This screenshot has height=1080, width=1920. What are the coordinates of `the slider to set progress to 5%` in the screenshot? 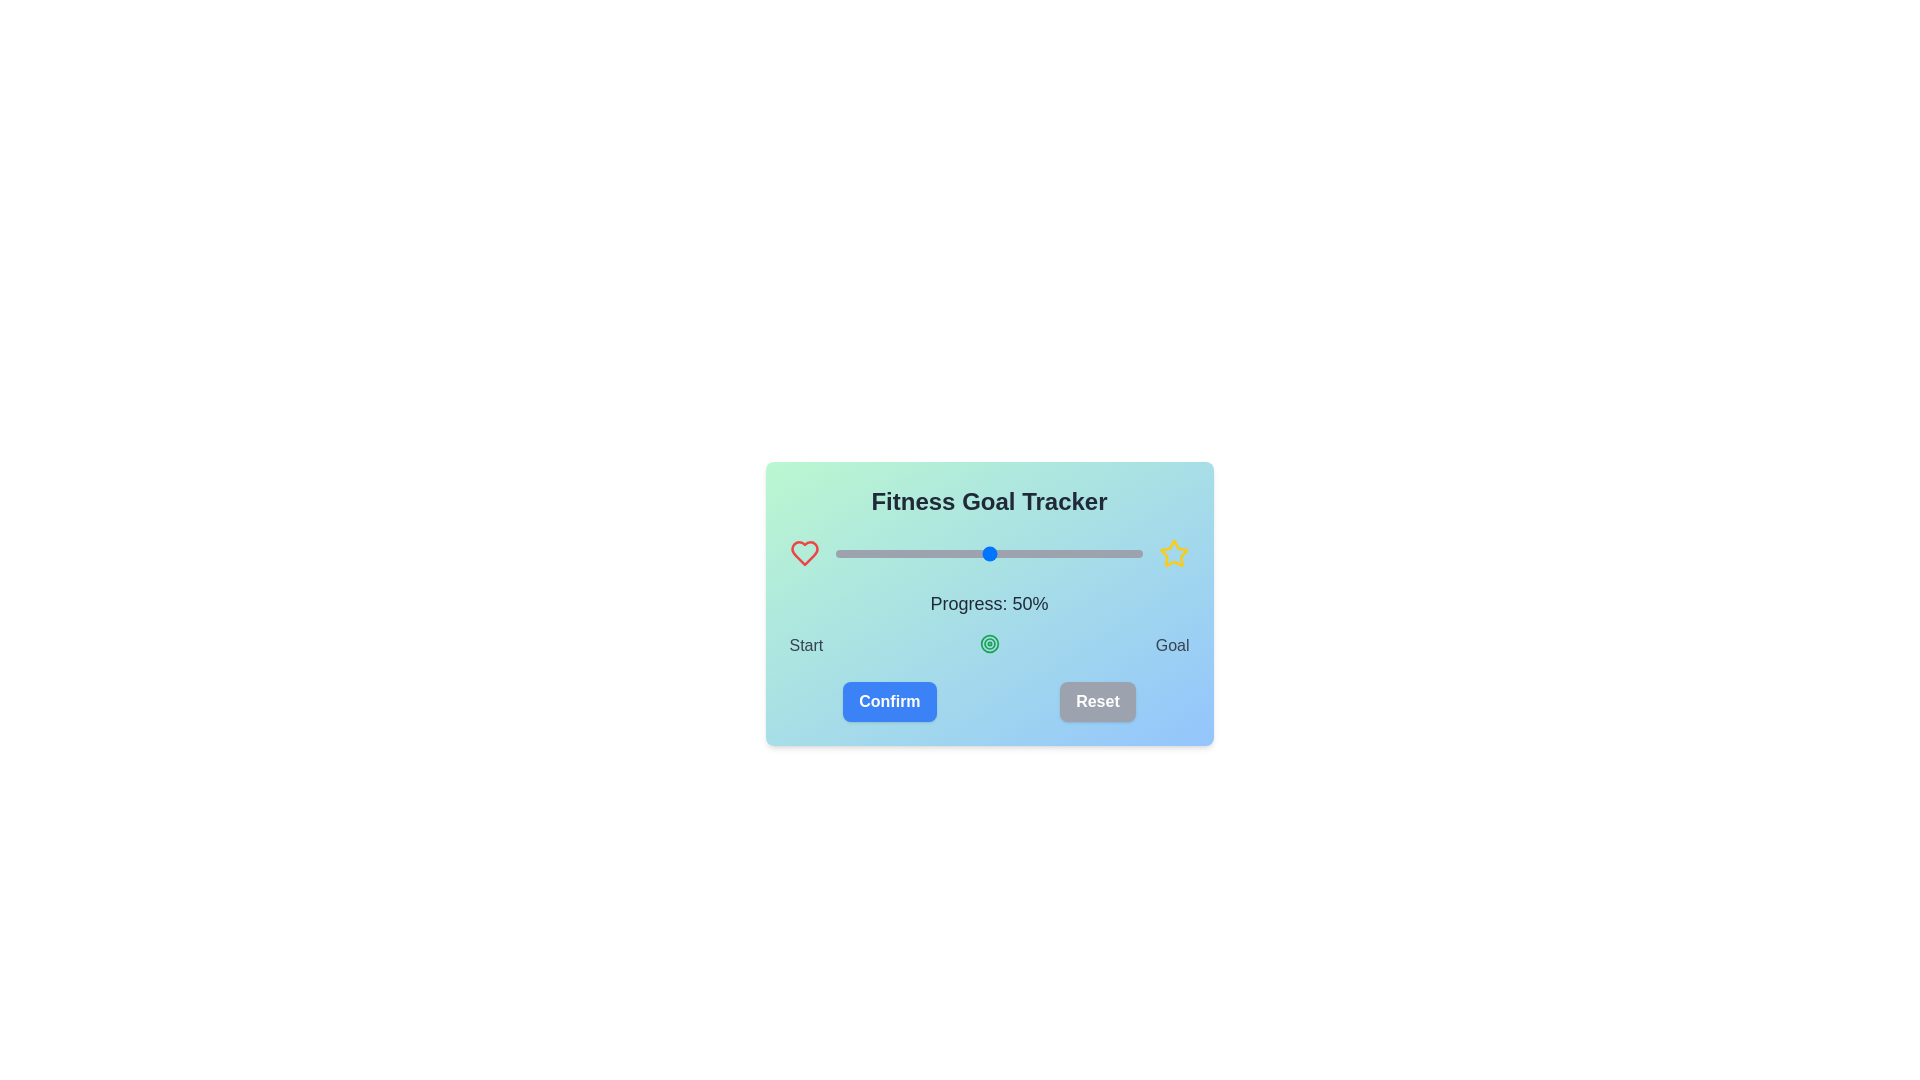 It's located at (851, 554).